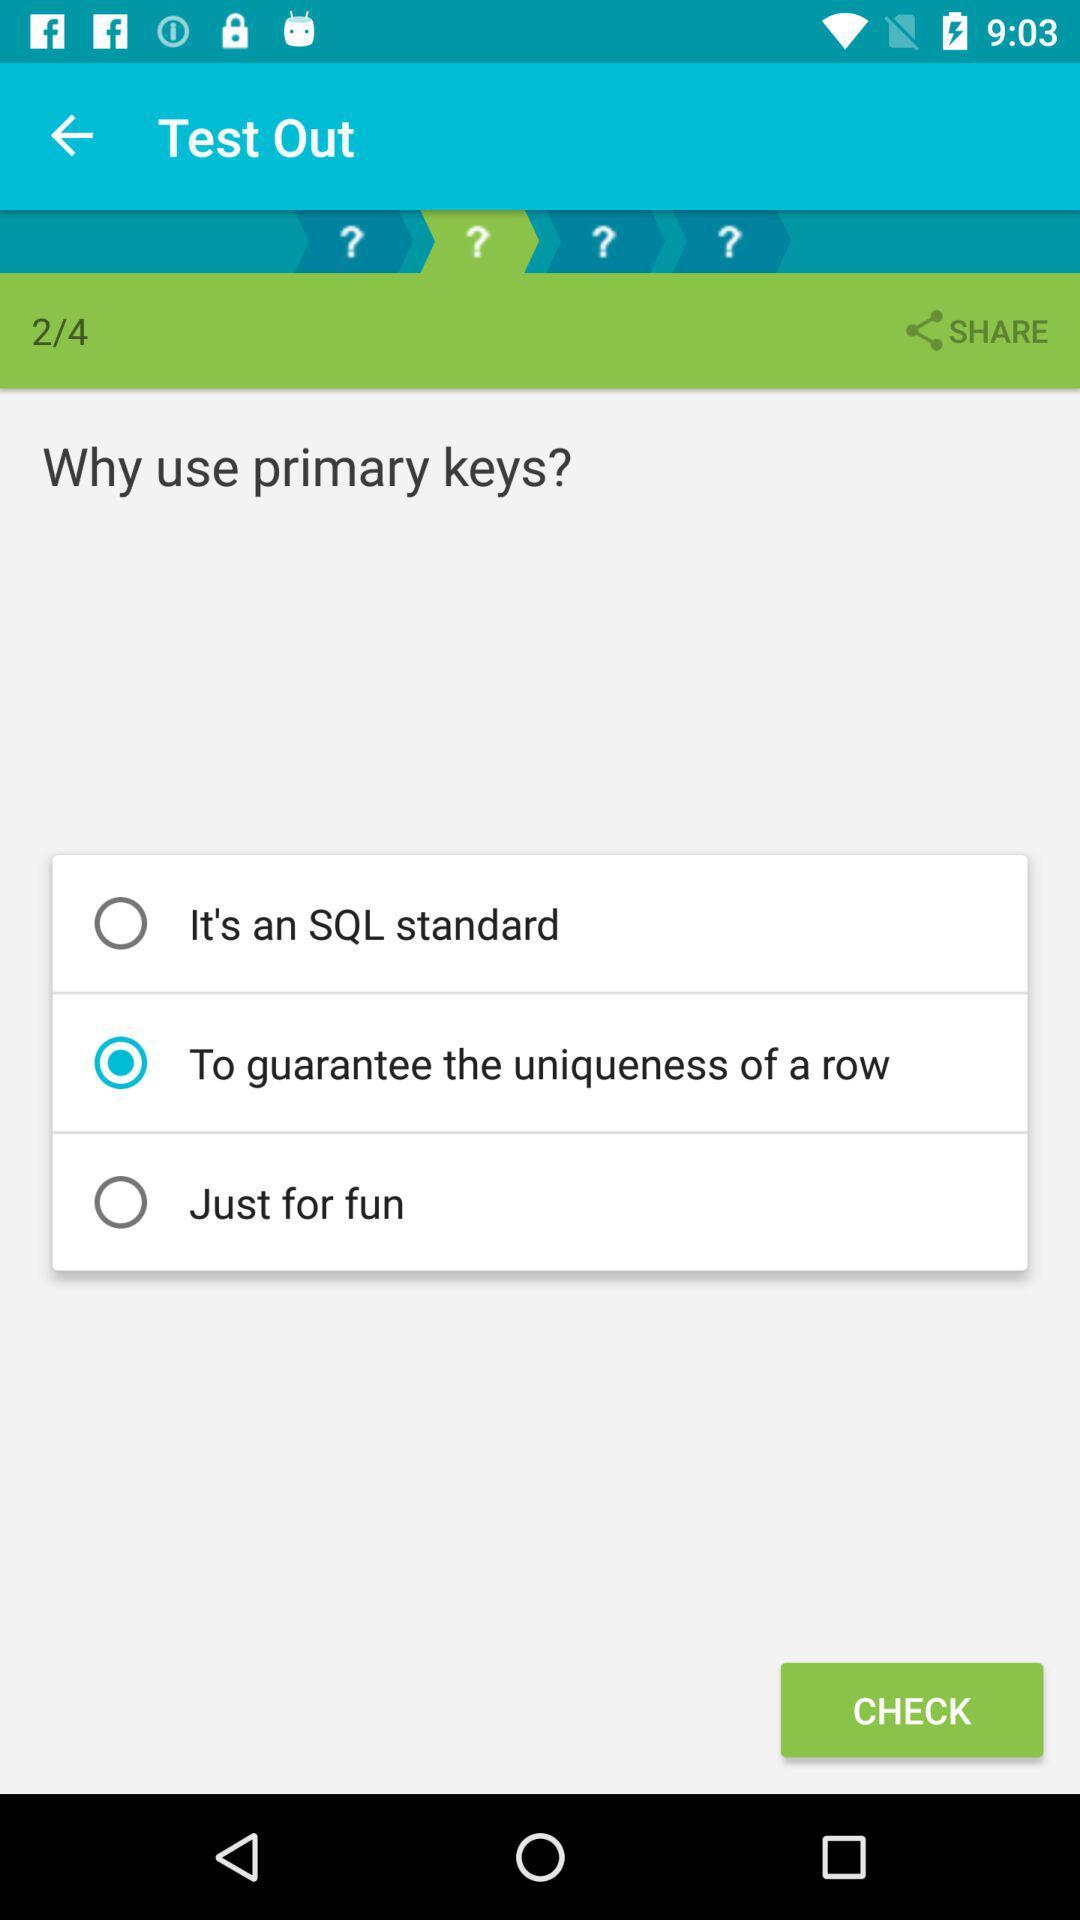  I want to click on the help icon, so click(350, 240).